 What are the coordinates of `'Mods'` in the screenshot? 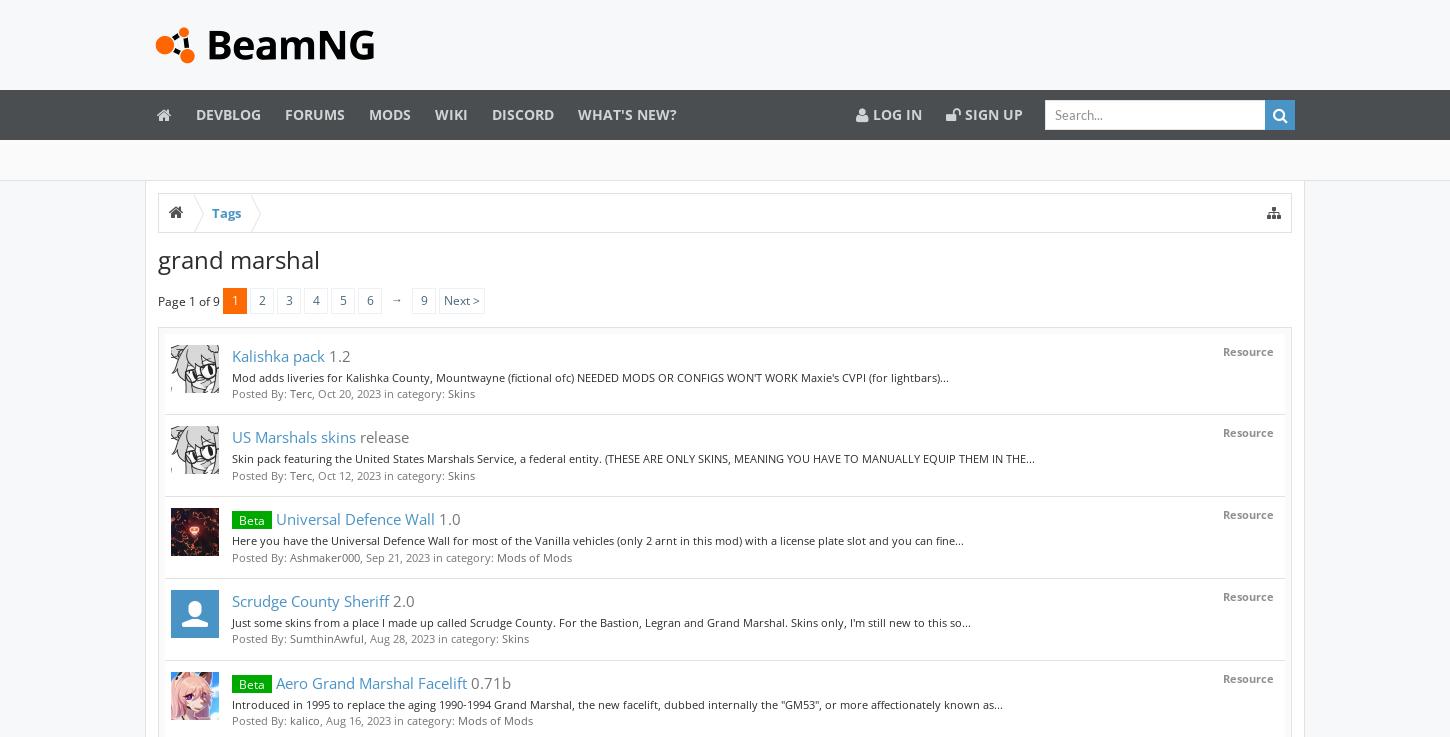 It's located at (389, 113).